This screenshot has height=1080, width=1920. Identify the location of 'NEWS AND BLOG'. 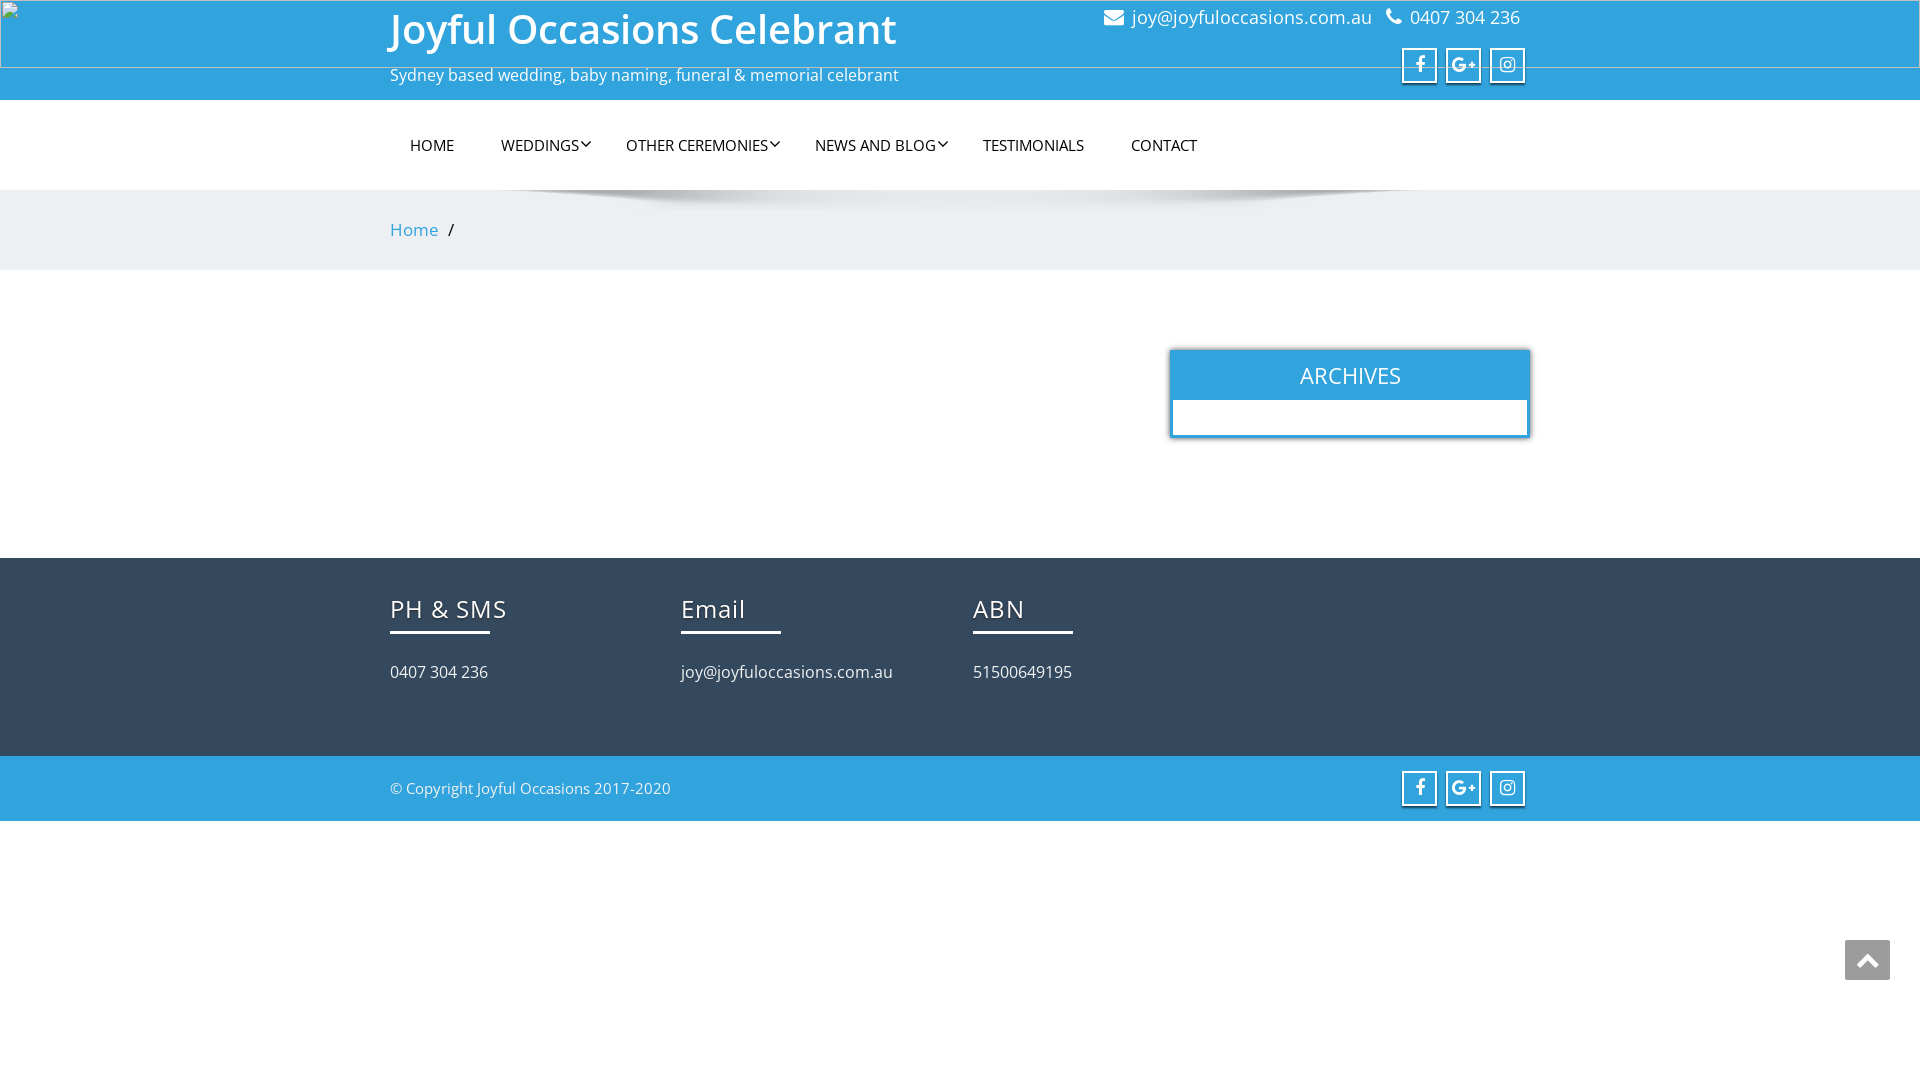
(875, 144).